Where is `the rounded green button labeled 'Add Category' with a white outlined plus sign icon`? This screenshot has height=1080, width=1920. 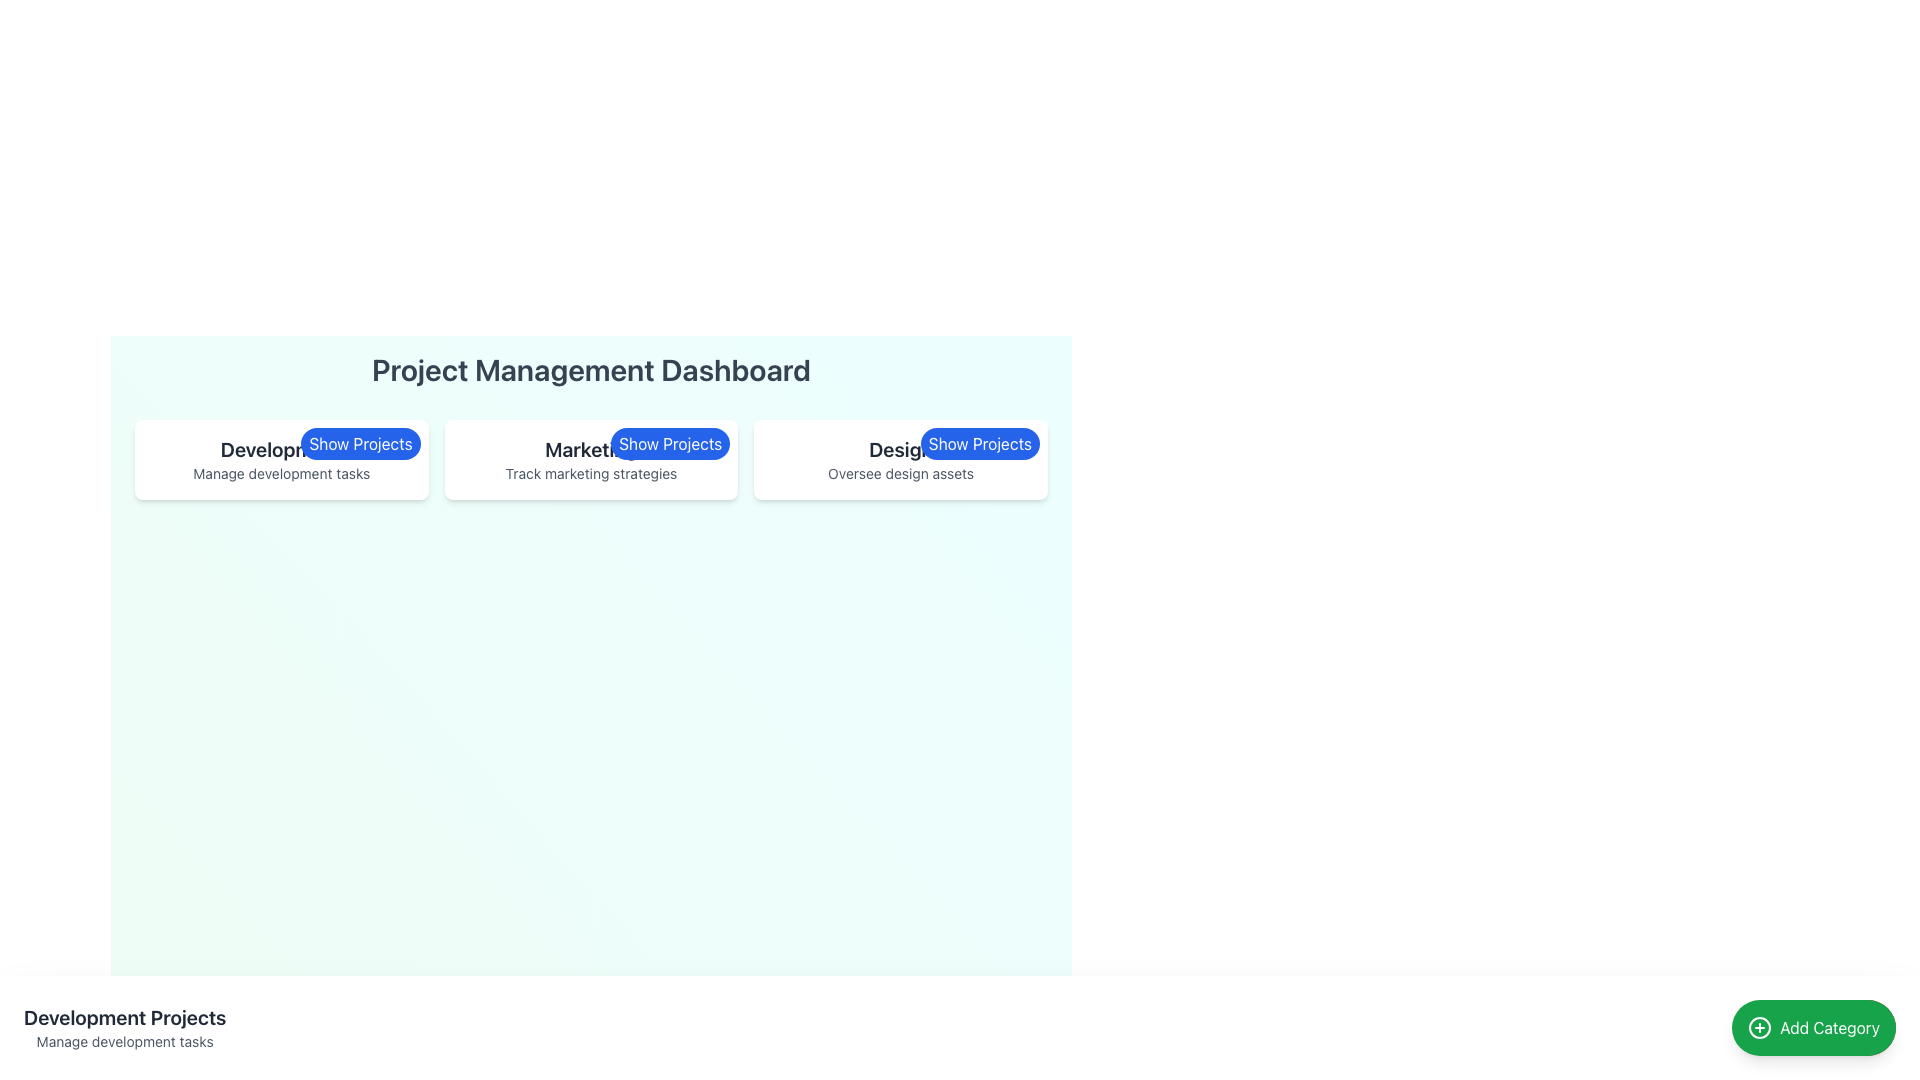 the rounded green button labeled 'Add Category' with a white outlined plus sign icon is located at coordinates (1814, 1028).